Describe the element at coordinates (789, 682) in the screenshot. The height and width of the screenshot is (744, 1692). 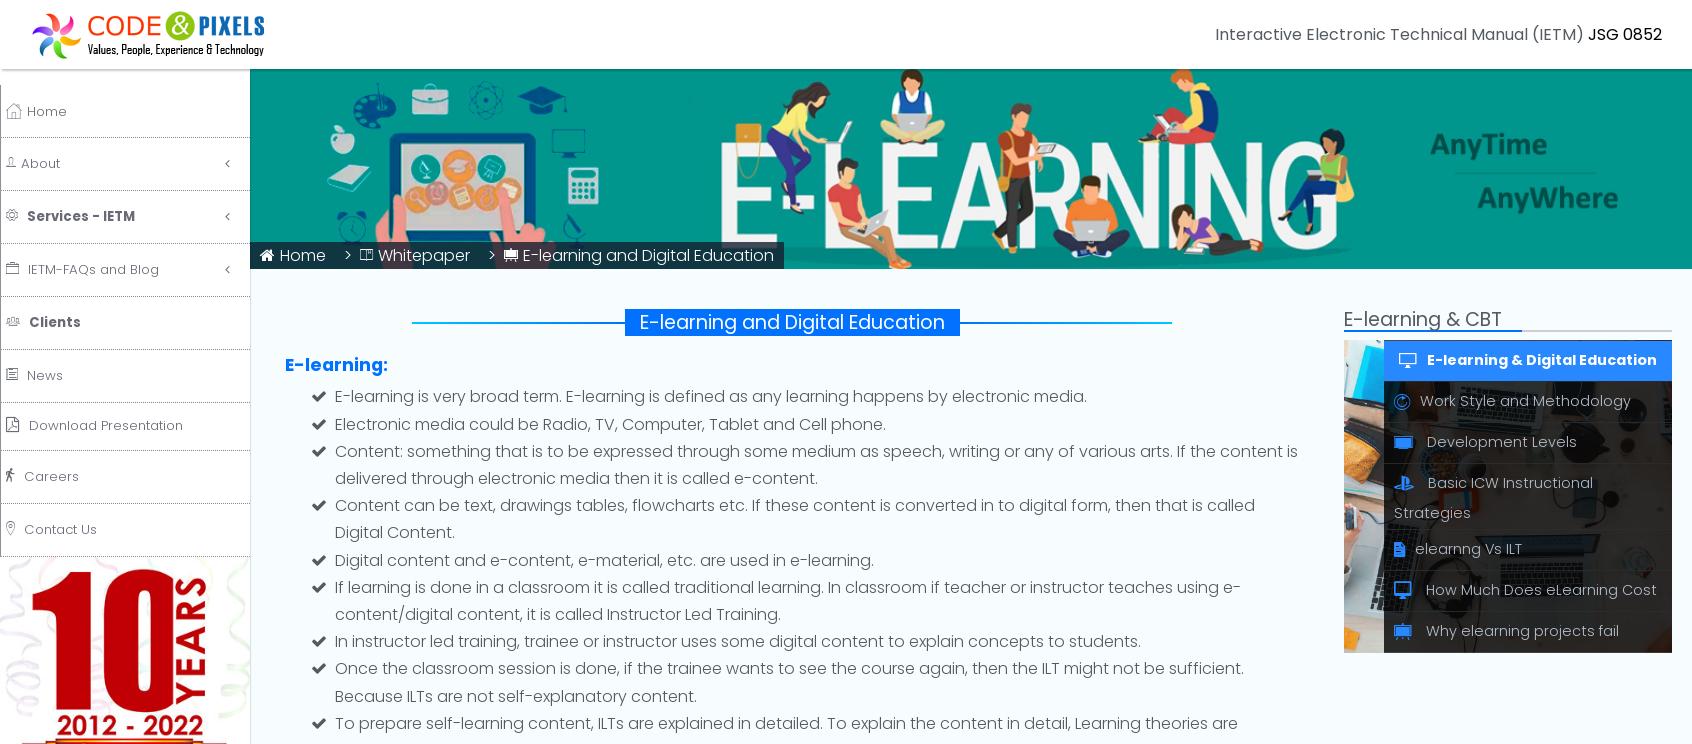
I see `'Once the classroom session is done, if the trainee wants to see the course again, then the ILT might not be sufficient. Because ILTs are not self-explanatory content.'` at that location.